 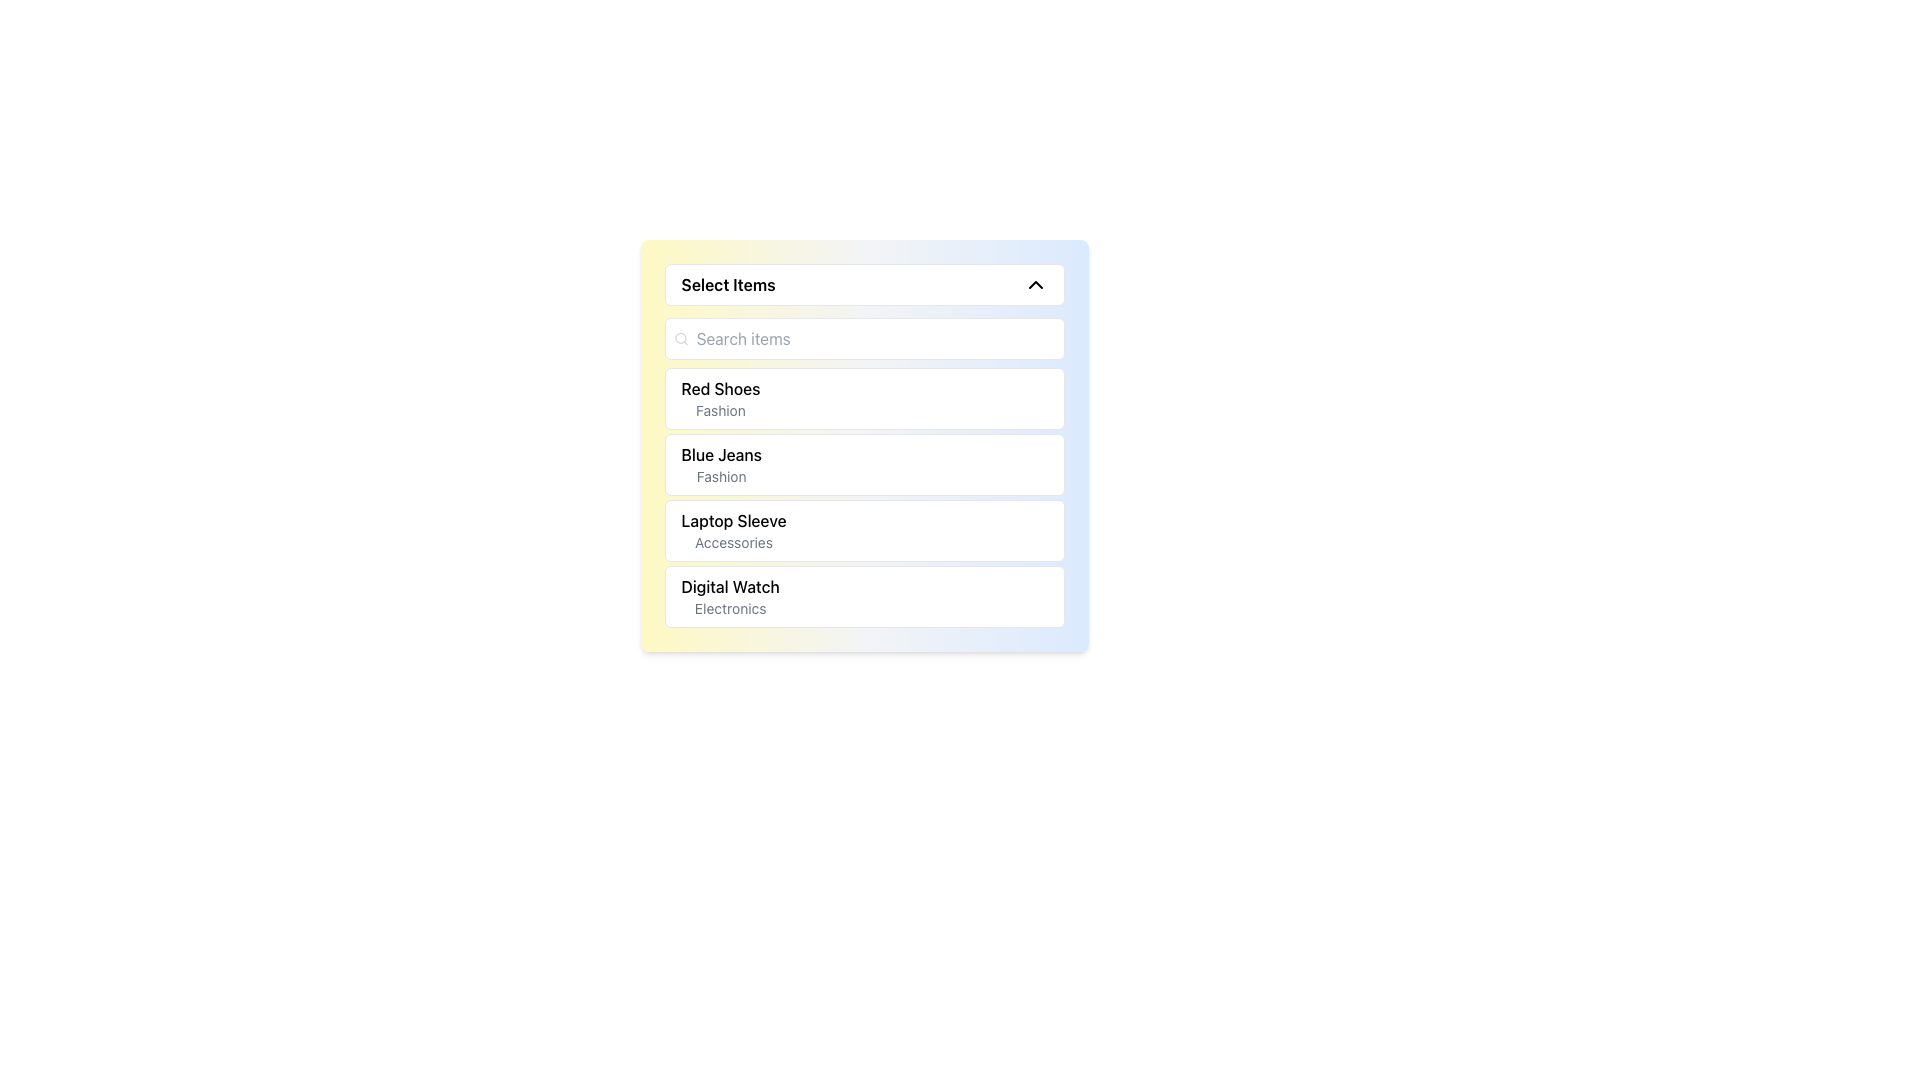 I want to click on the third list item in the dropdown menu, so click(x=864, y=530).